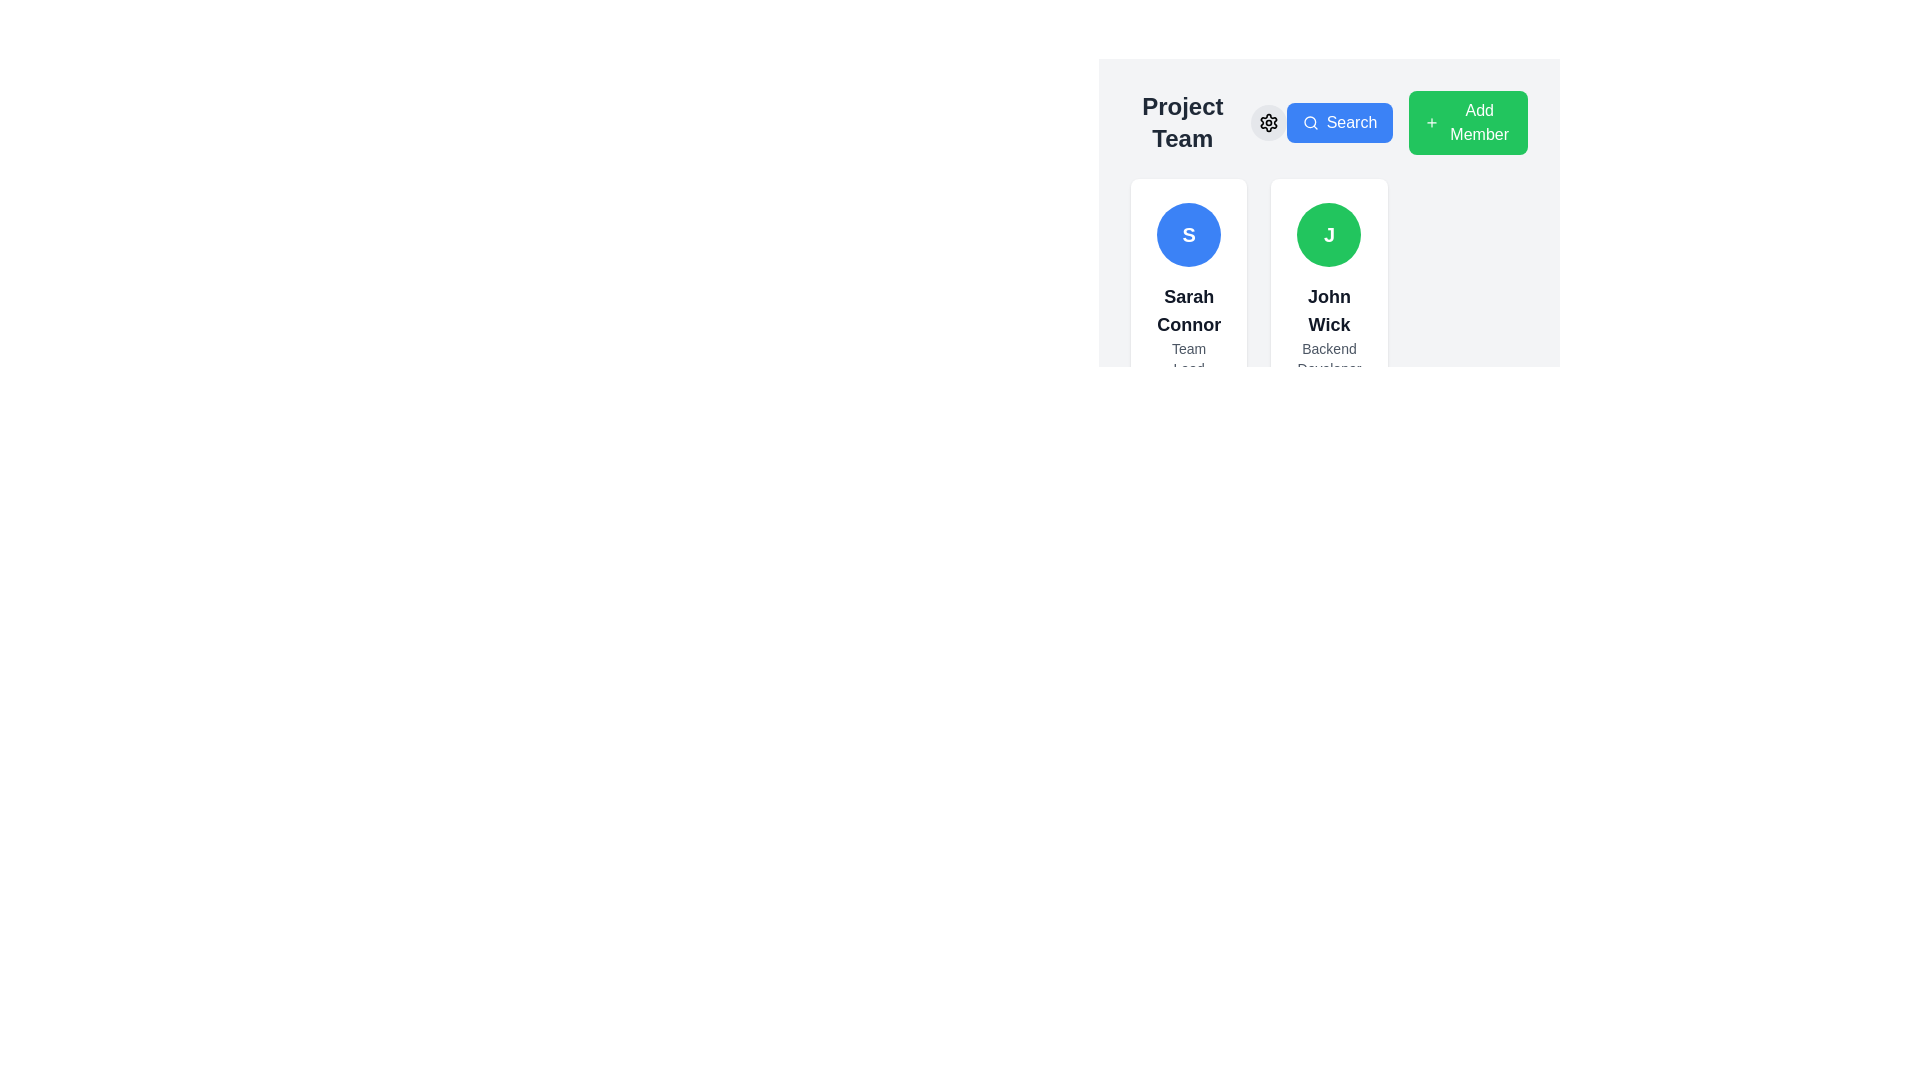  Describe the element at coordinates (1189, 311) in the screenshot. I see `displayed name of the team member, which is represented by the label located below a circular blue icon with a letter 'S' and above the subtitle 'Team Lead'` at that location.